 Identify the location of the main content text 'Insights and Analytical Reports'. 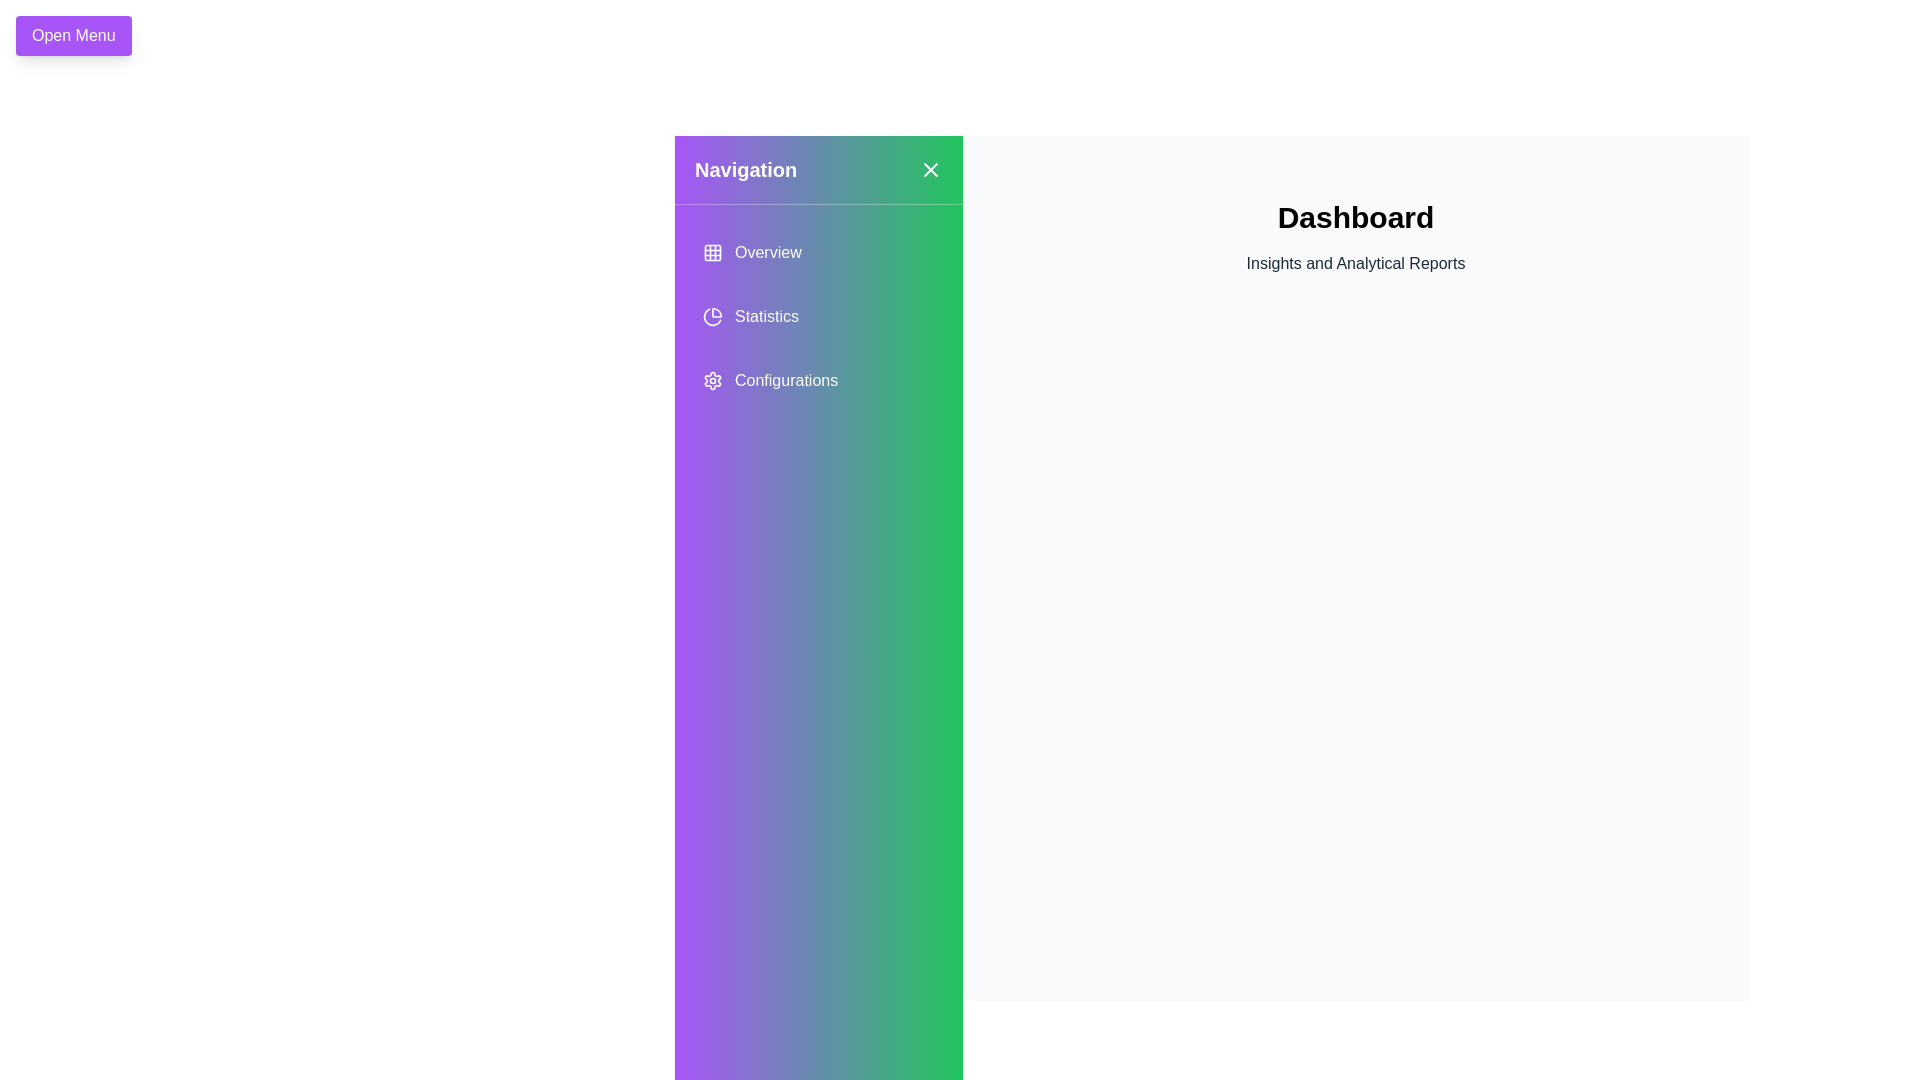
(1356, 262).